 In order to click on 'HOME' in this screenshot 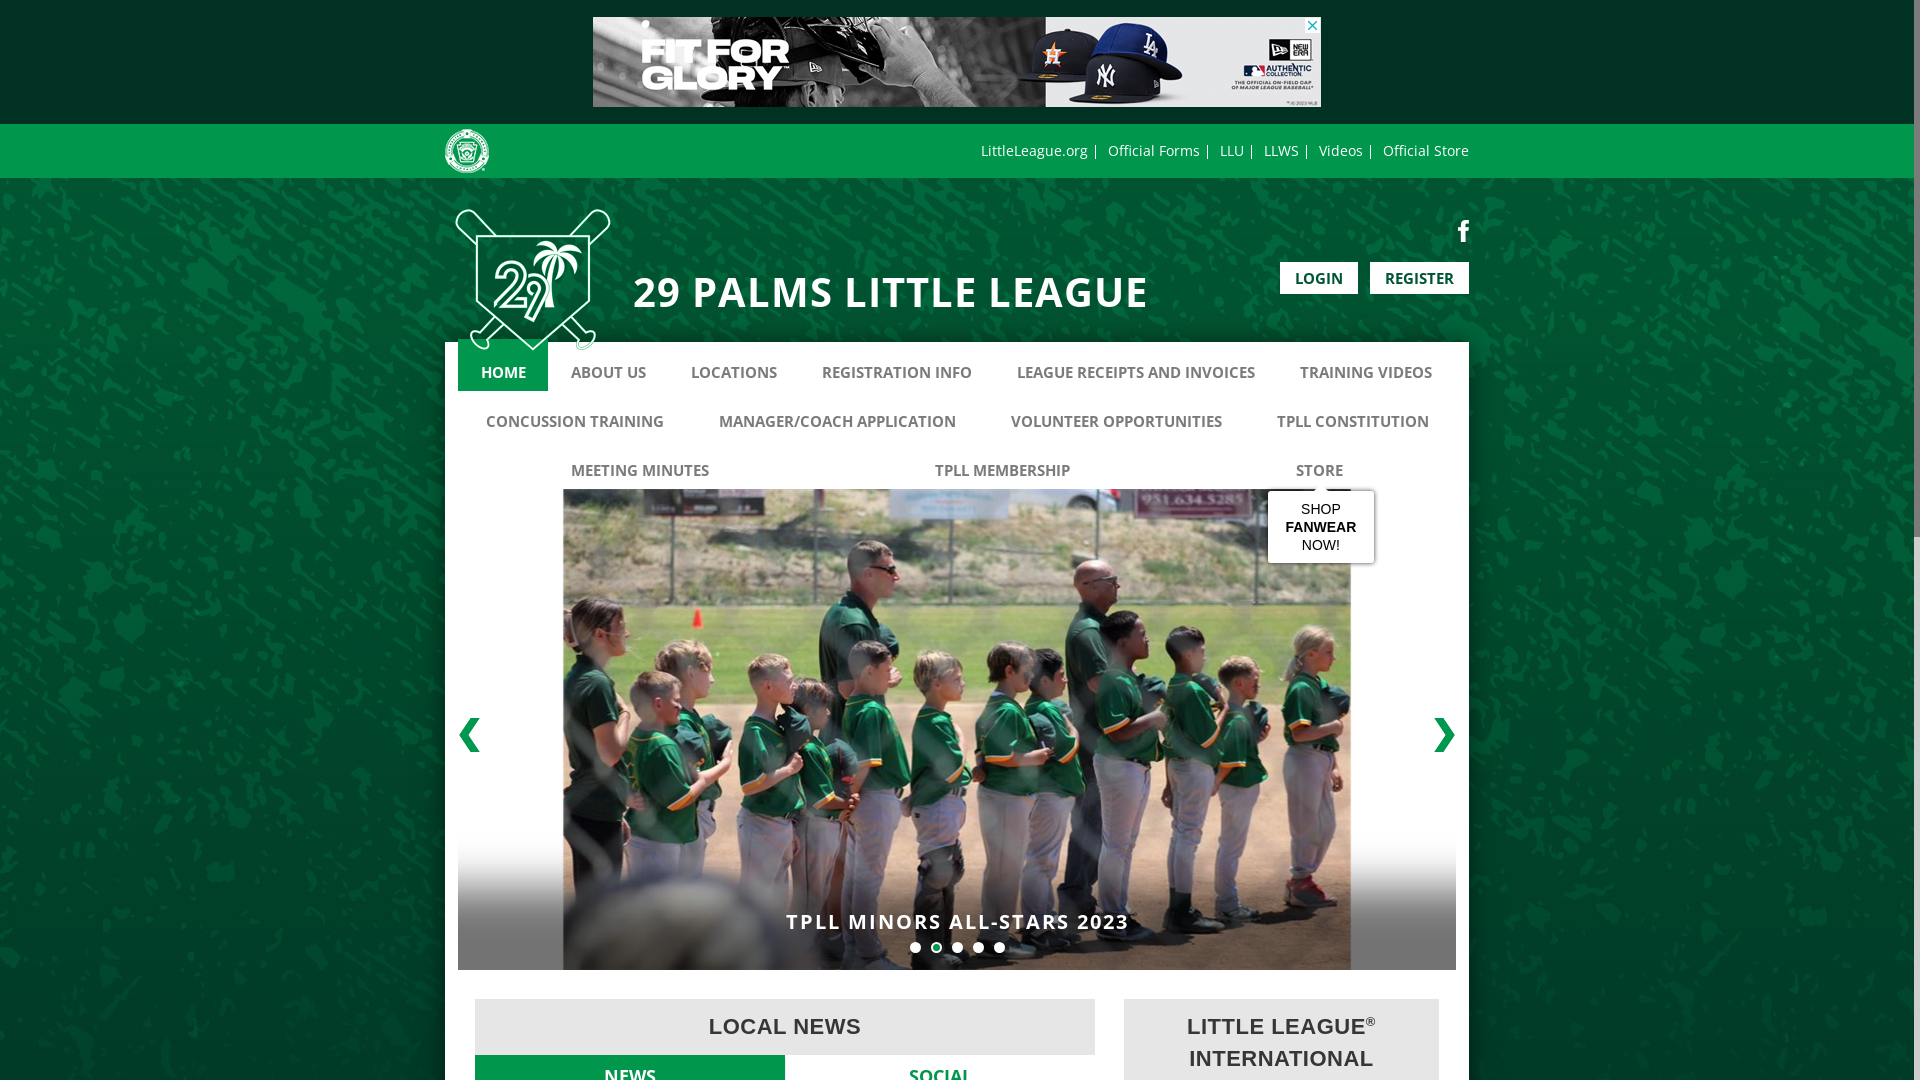, I will do `click(503, 365)`.